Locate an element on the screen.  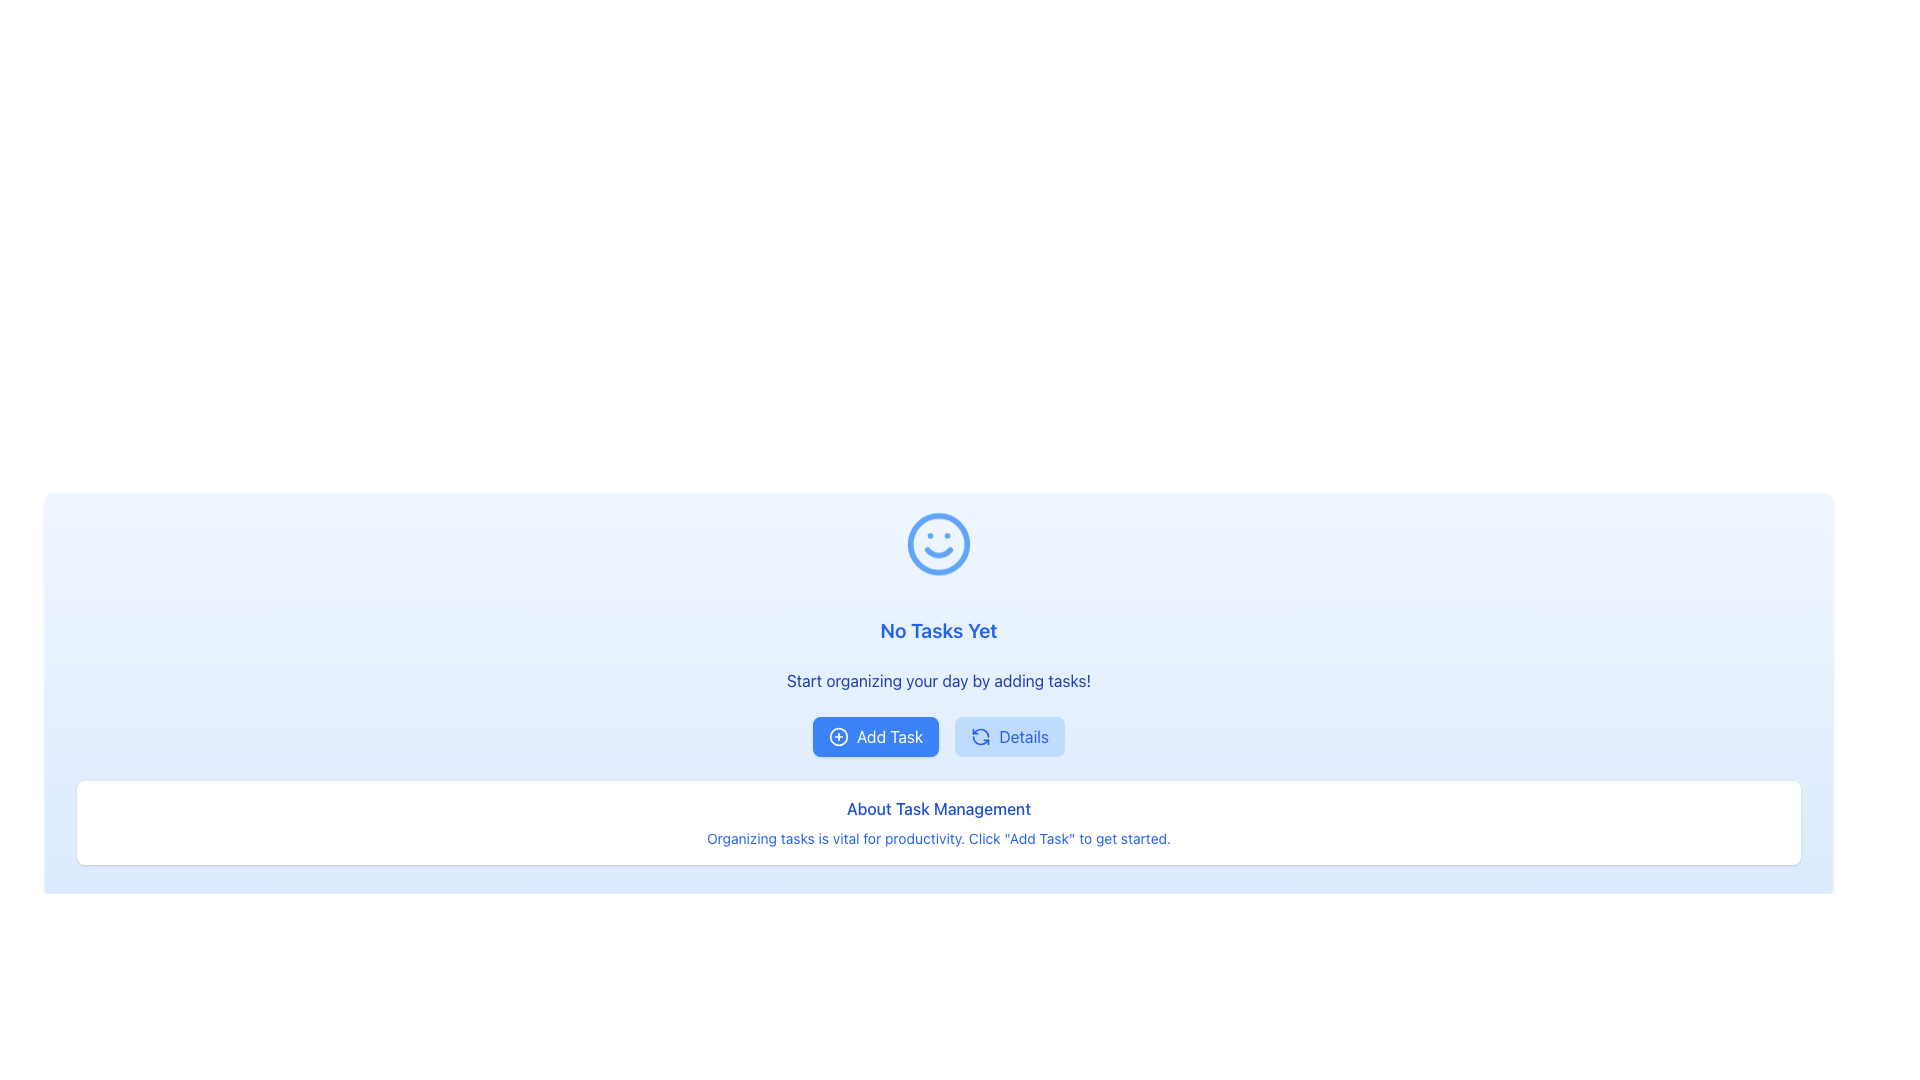
the Text Label located within the button is located at coordinates (1023, 736).